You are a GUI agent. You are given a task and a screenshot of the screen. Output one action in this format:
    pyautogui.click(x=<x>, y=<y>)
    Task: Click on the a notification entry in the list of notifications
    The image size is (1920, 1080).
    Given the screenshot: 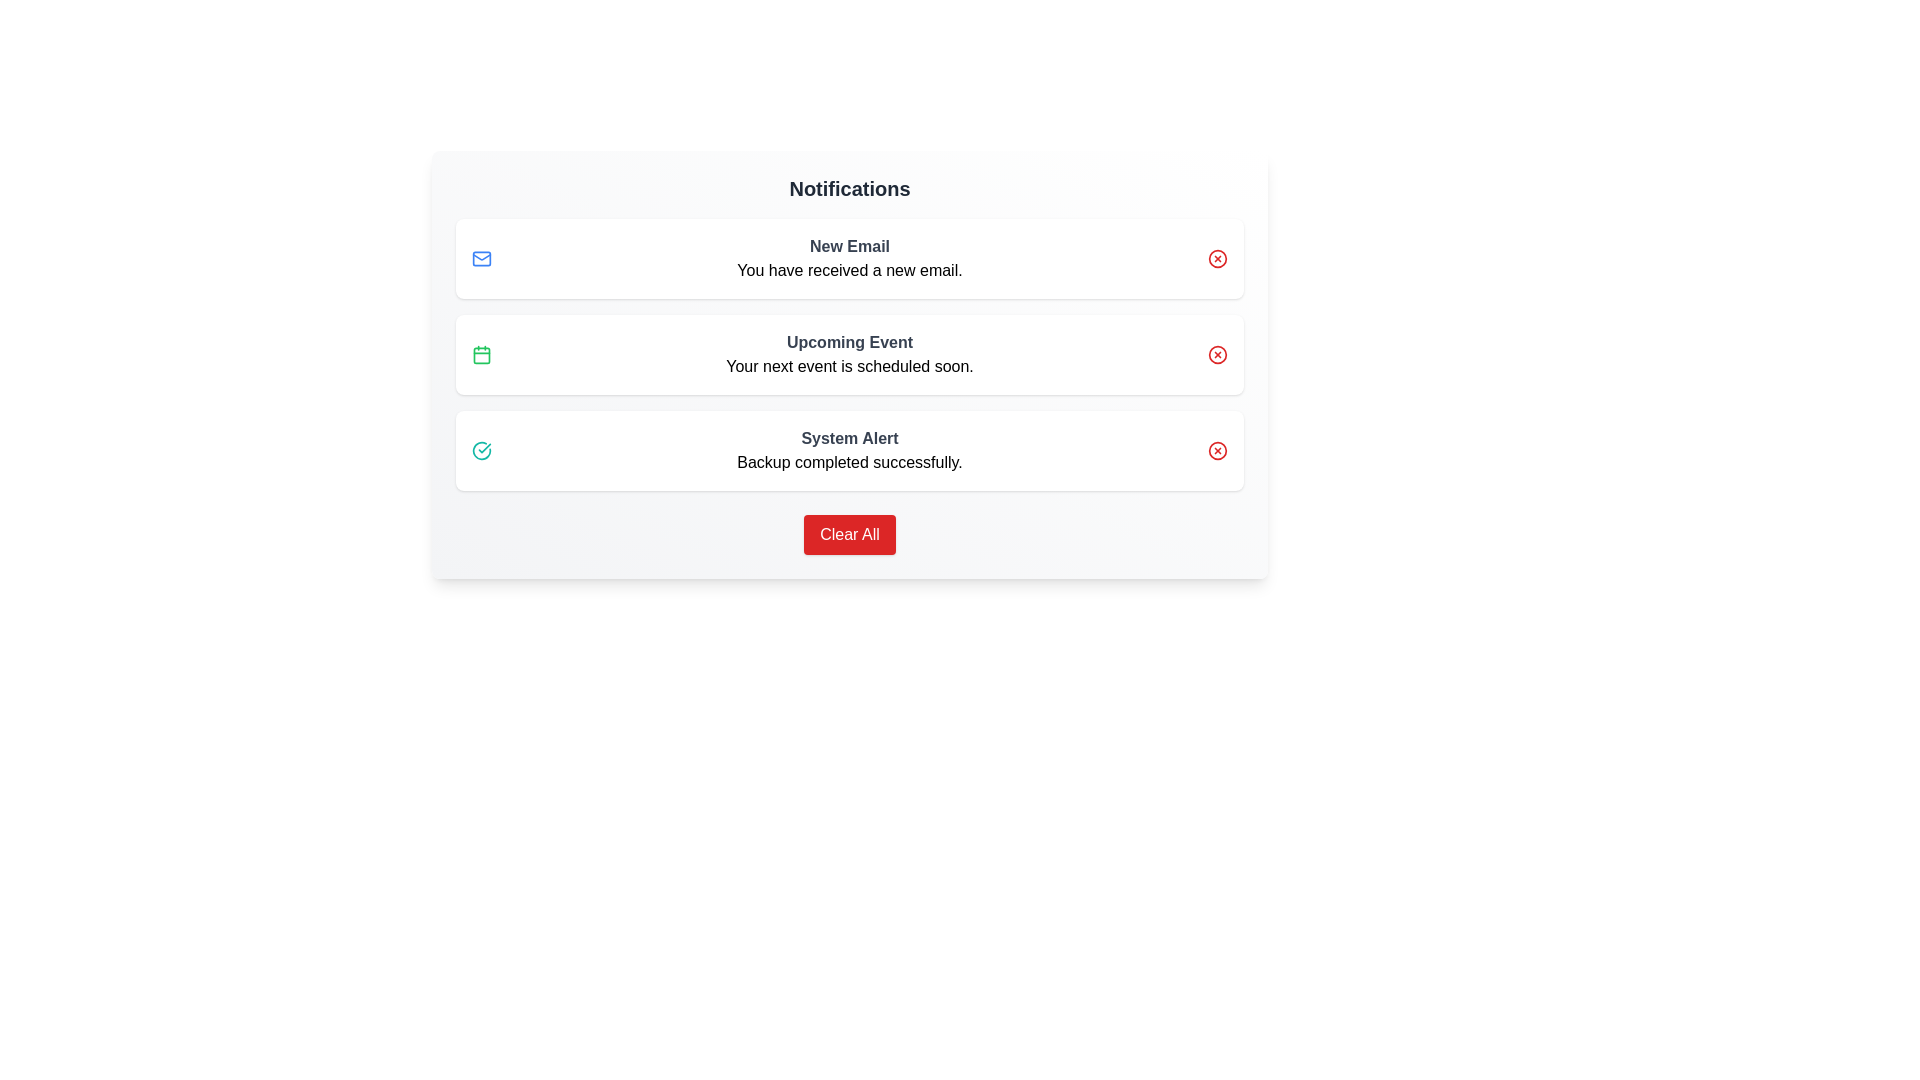 What is the action you would take?
    pyautogui.click(x=849, y=353)
    